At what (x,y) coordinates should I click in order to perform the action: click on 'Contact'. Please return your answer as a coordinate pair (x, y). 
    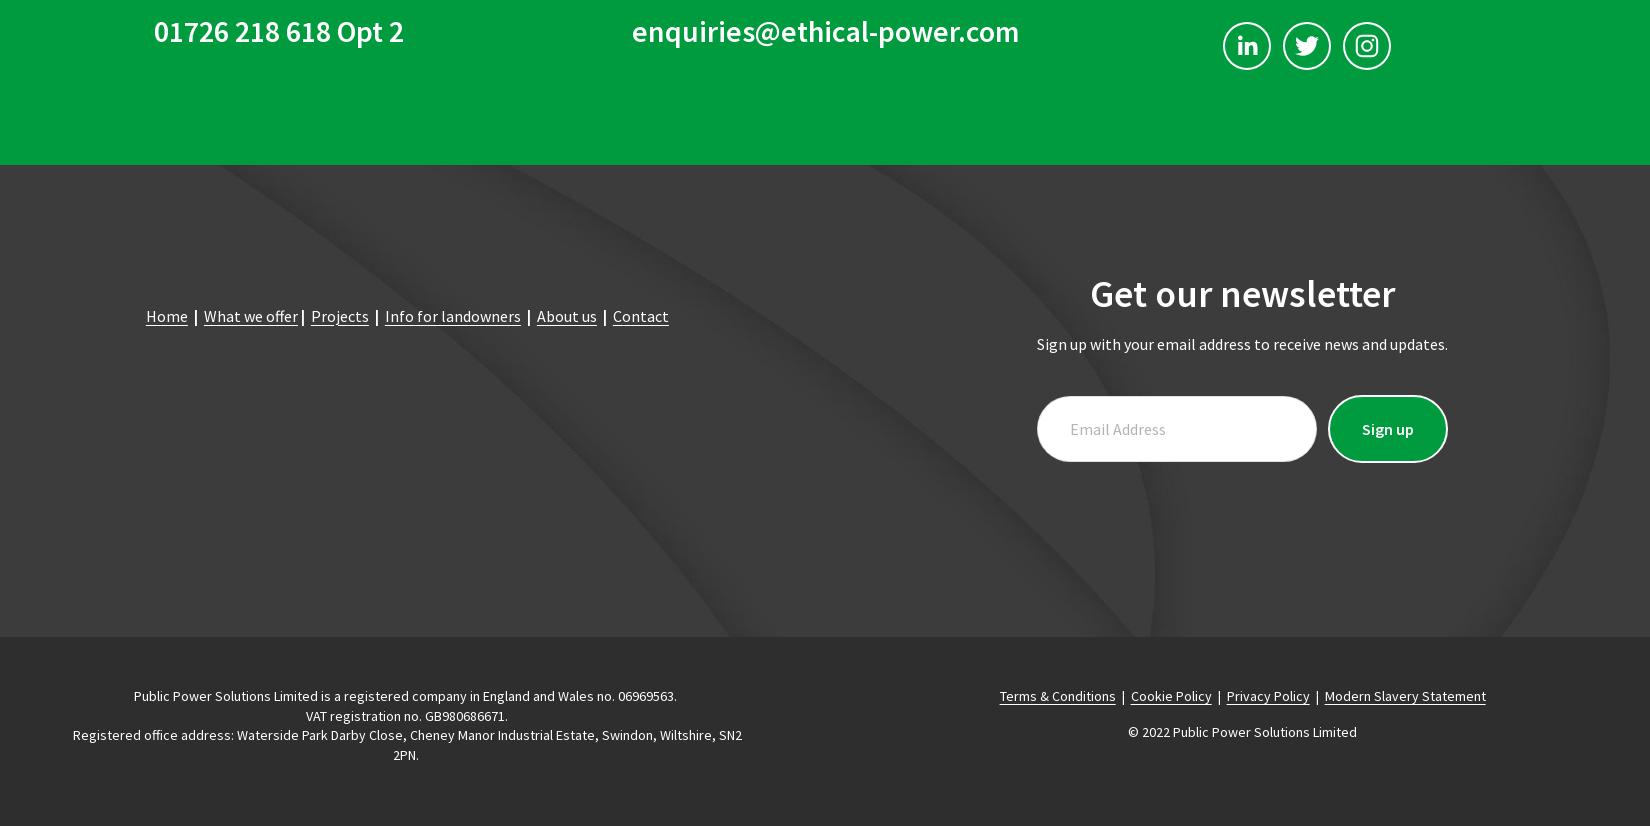
    Looking at the image, I should click on (639, 315).